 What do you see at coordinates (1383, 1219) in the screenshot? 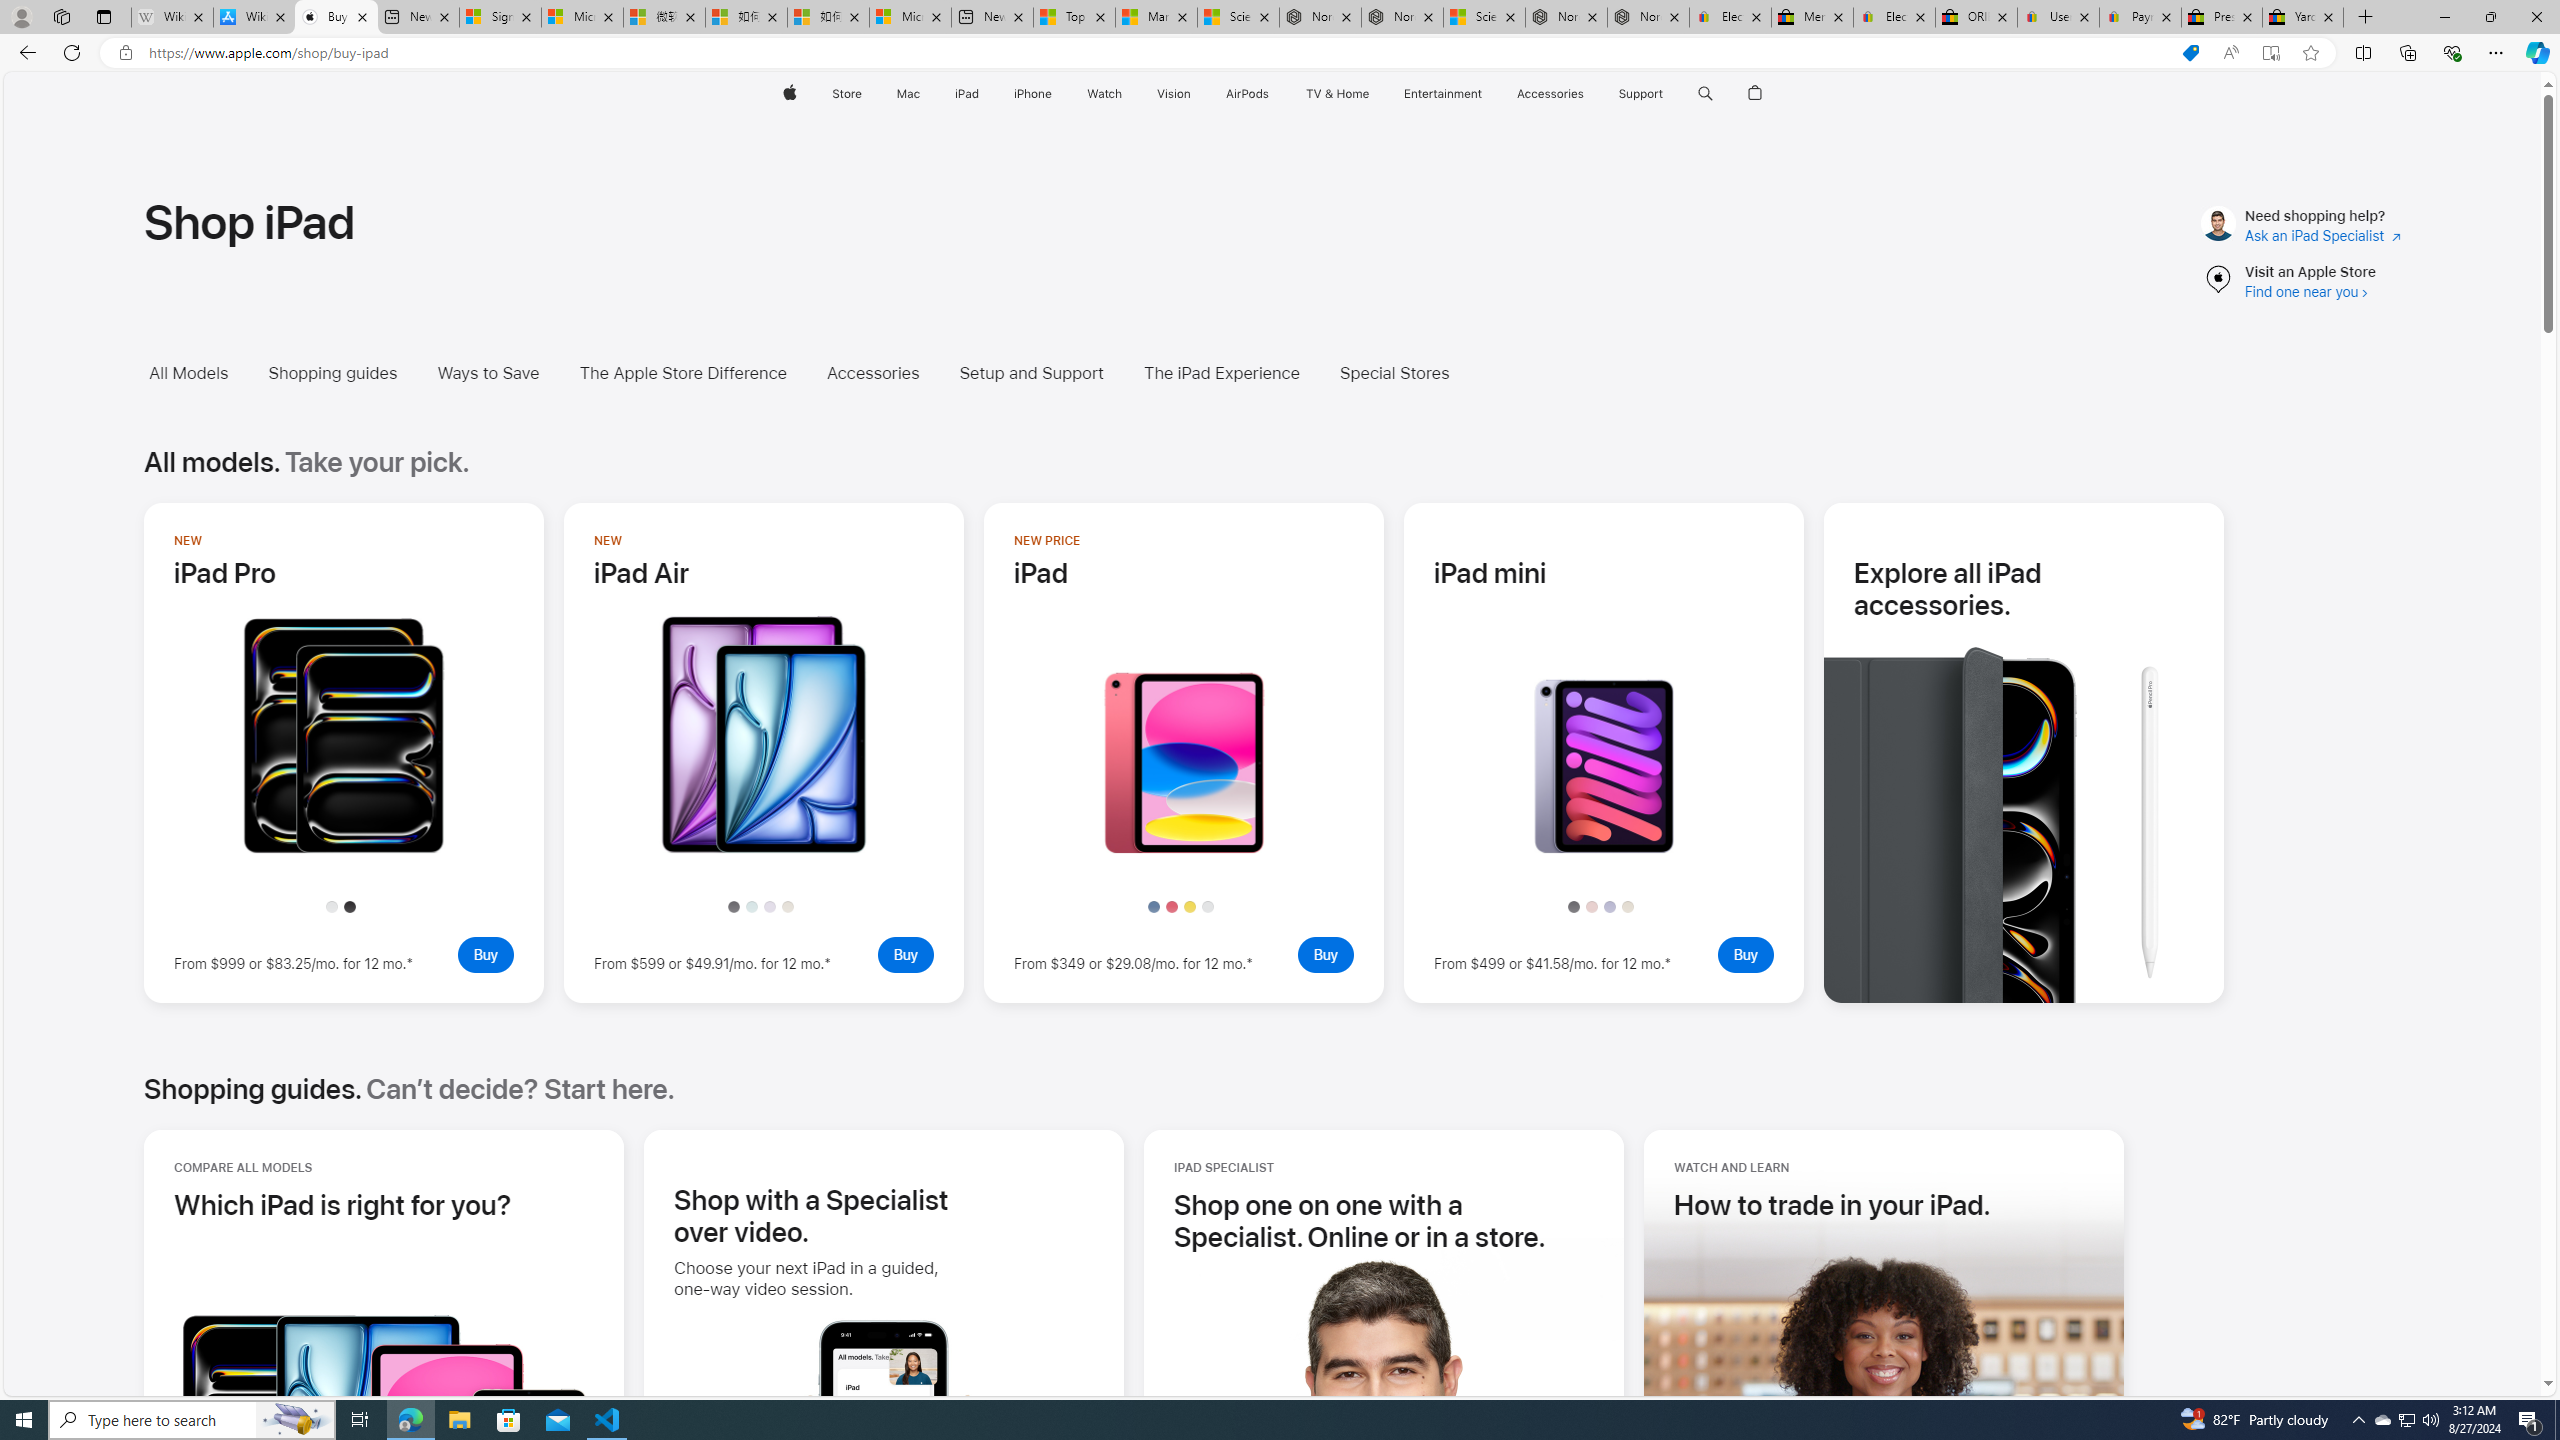
I see `'Shop one on one with a Specialist. Online or in a store.'` at bounding box center [1383, 1219].